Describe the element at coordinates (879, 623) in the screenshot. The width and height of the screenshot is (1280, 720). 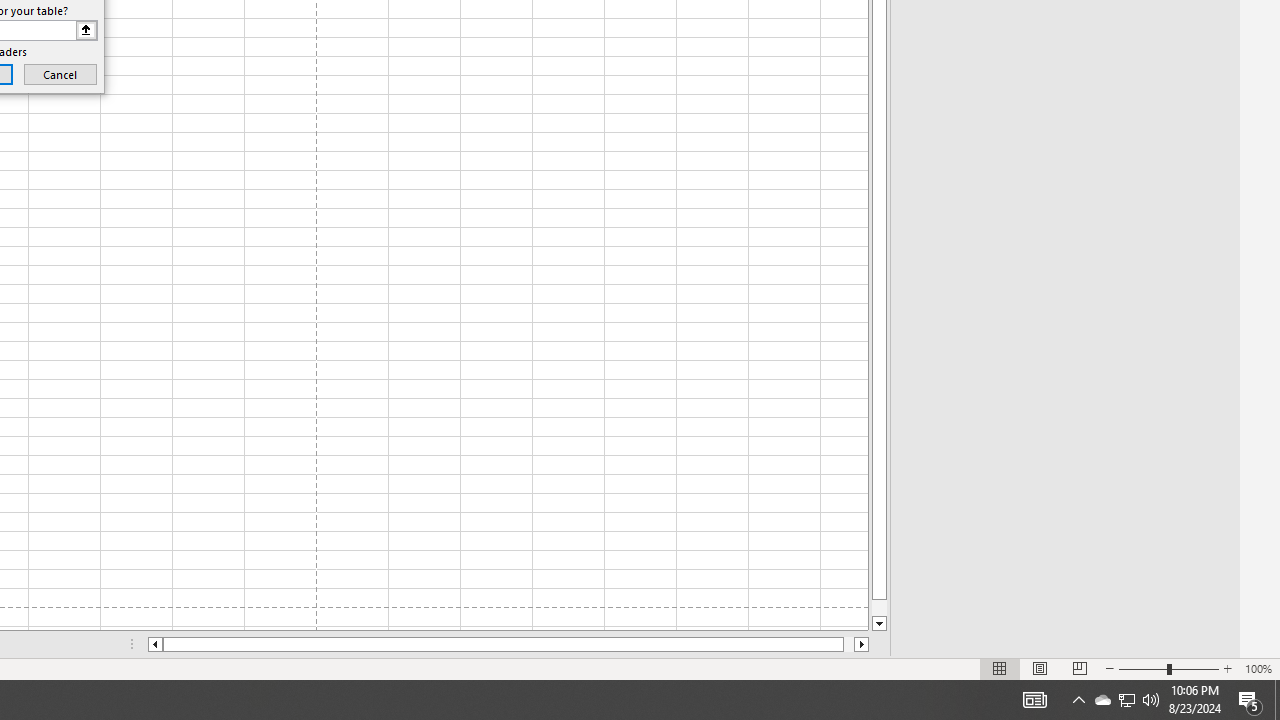
I see `'Line down'` at that location.